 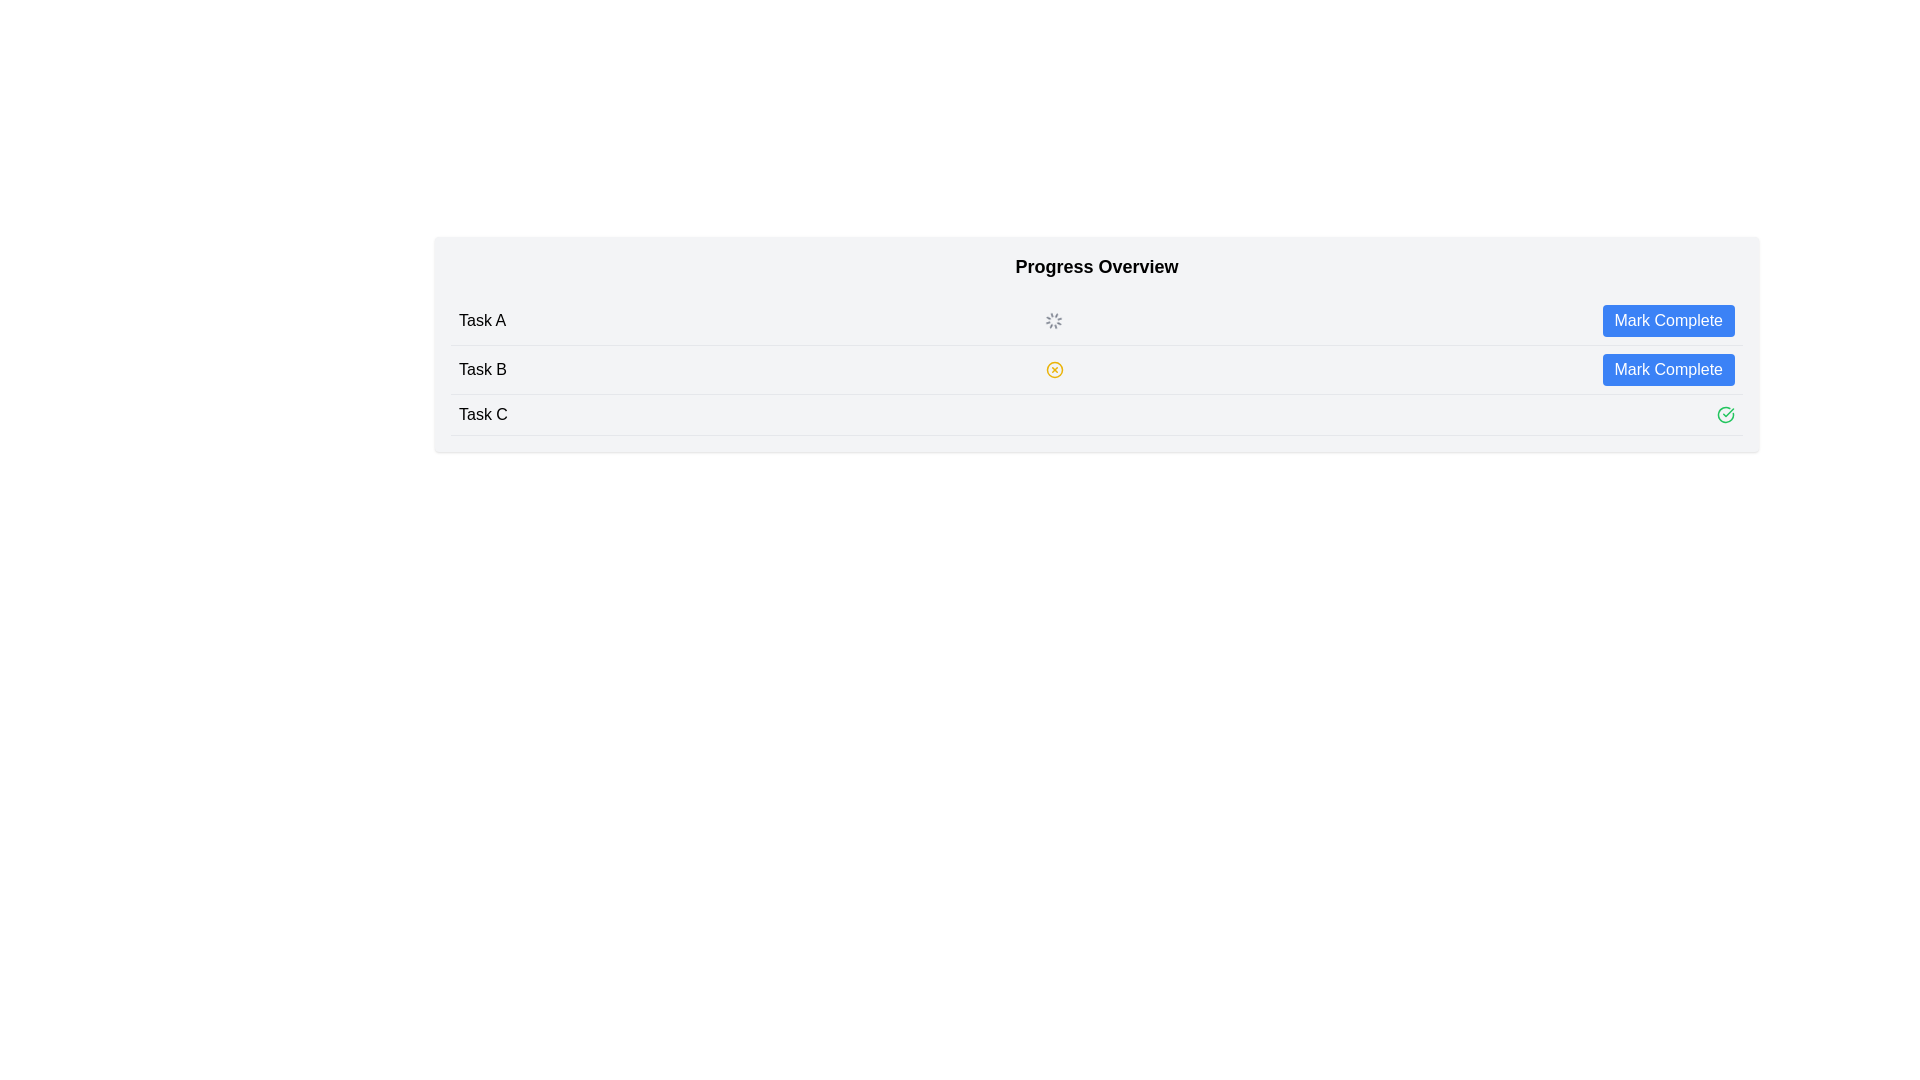 I want to click on the button used to mark 'Task A' as completed, so click(x=1668, y=319).